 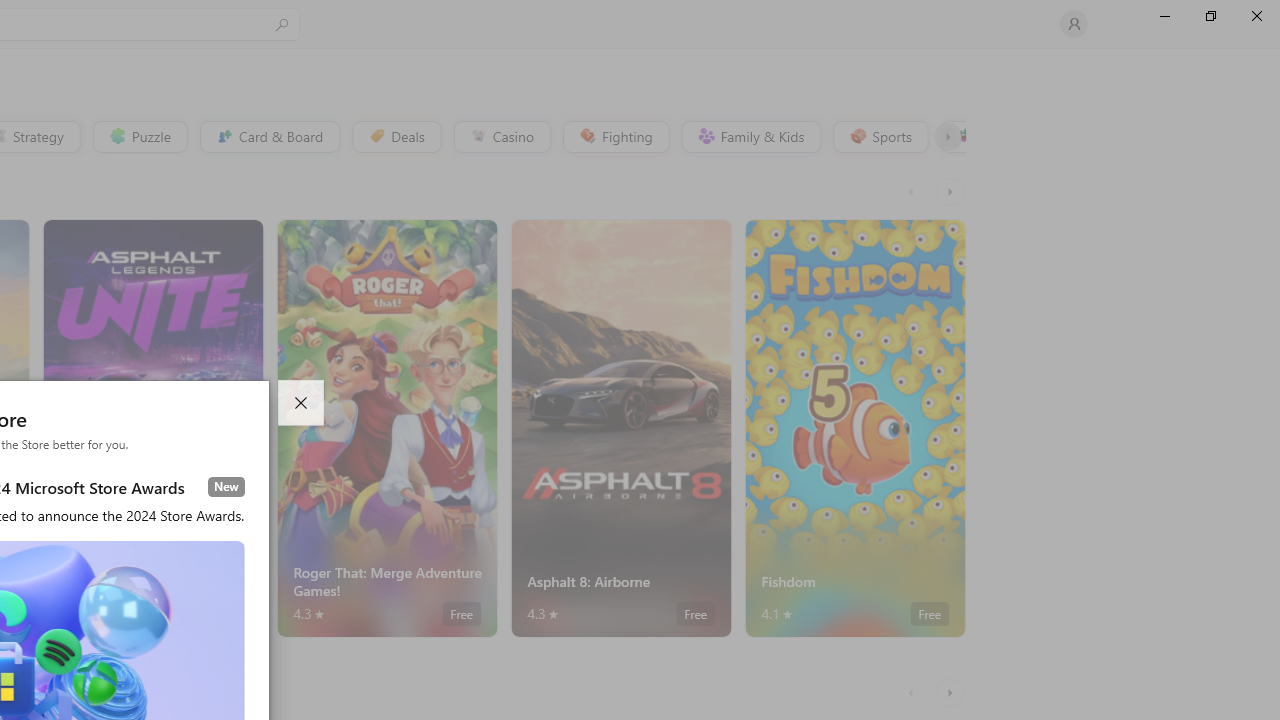 I want to click on 'Card & Board', so click(x=267, y=135).